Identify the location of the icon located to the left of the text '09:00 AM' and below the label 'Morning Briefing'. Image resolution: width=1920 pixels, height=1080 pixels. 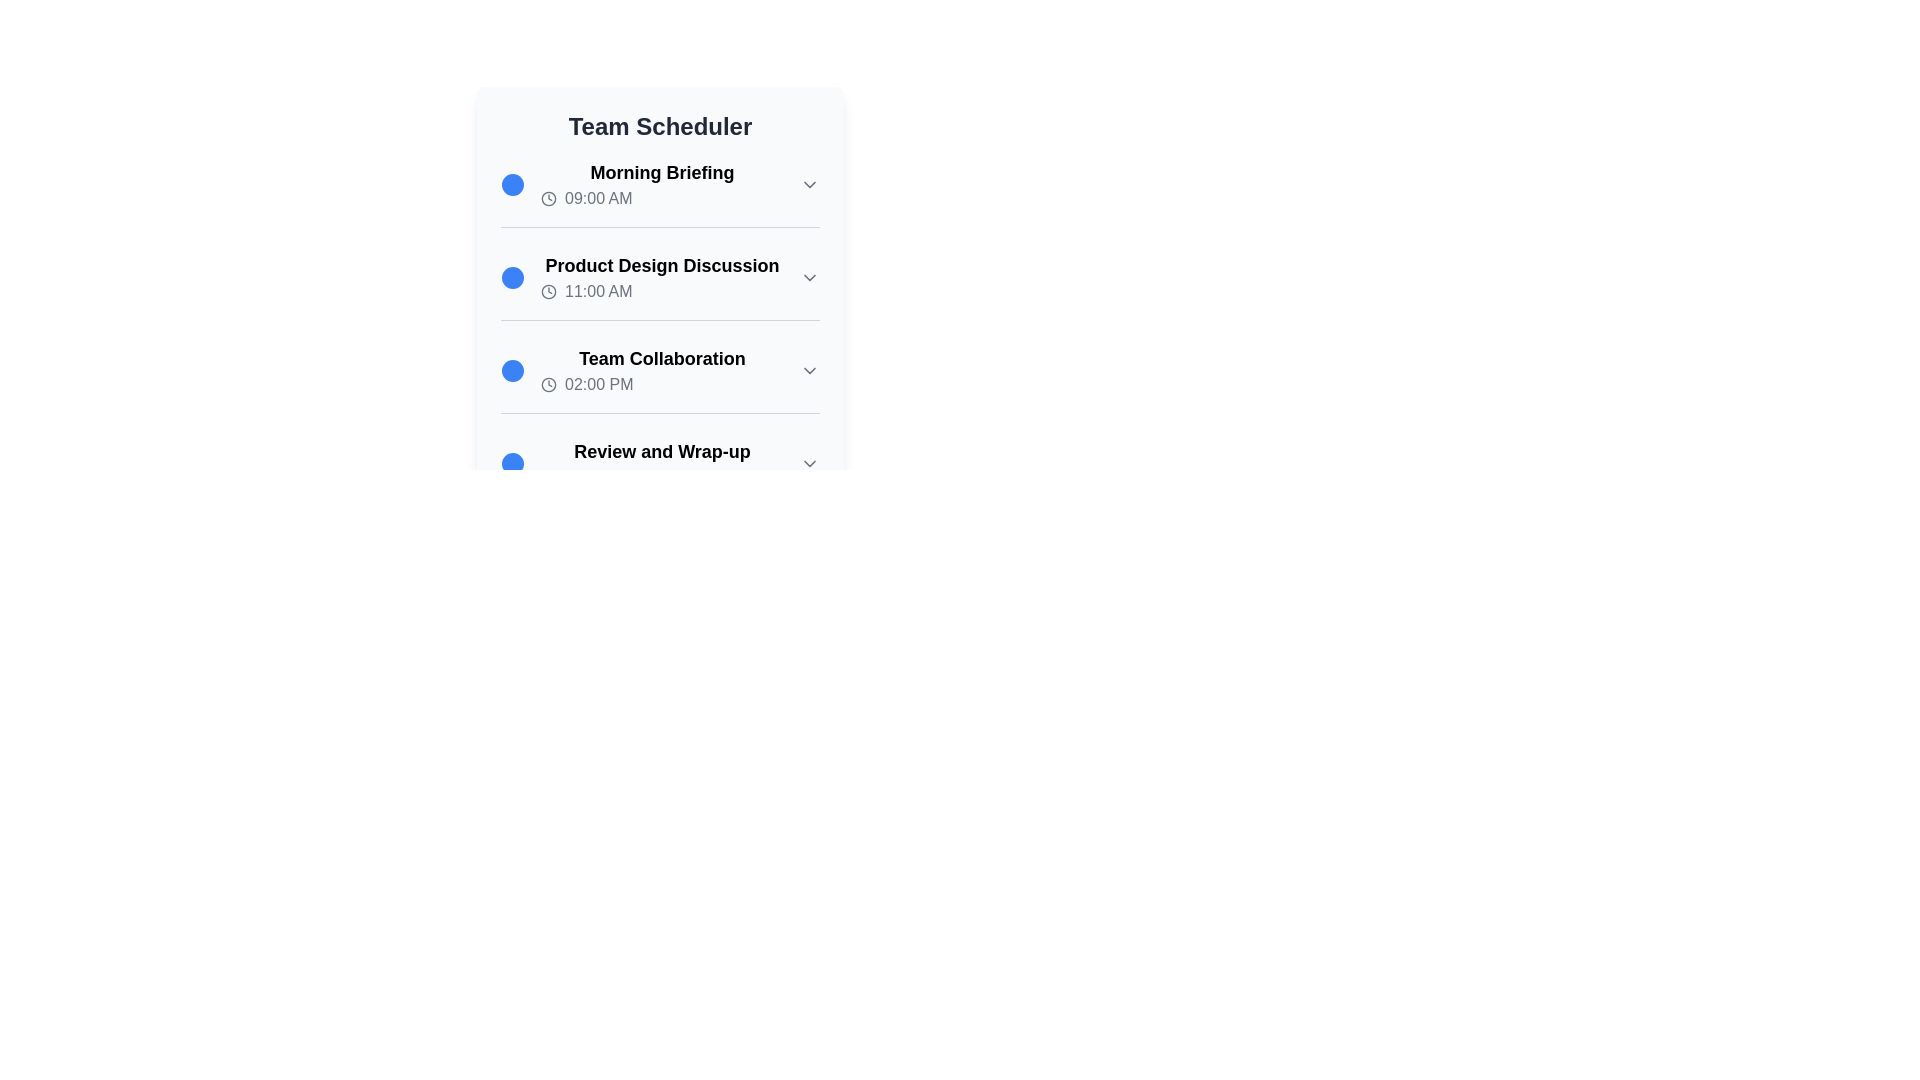
(548, 199).